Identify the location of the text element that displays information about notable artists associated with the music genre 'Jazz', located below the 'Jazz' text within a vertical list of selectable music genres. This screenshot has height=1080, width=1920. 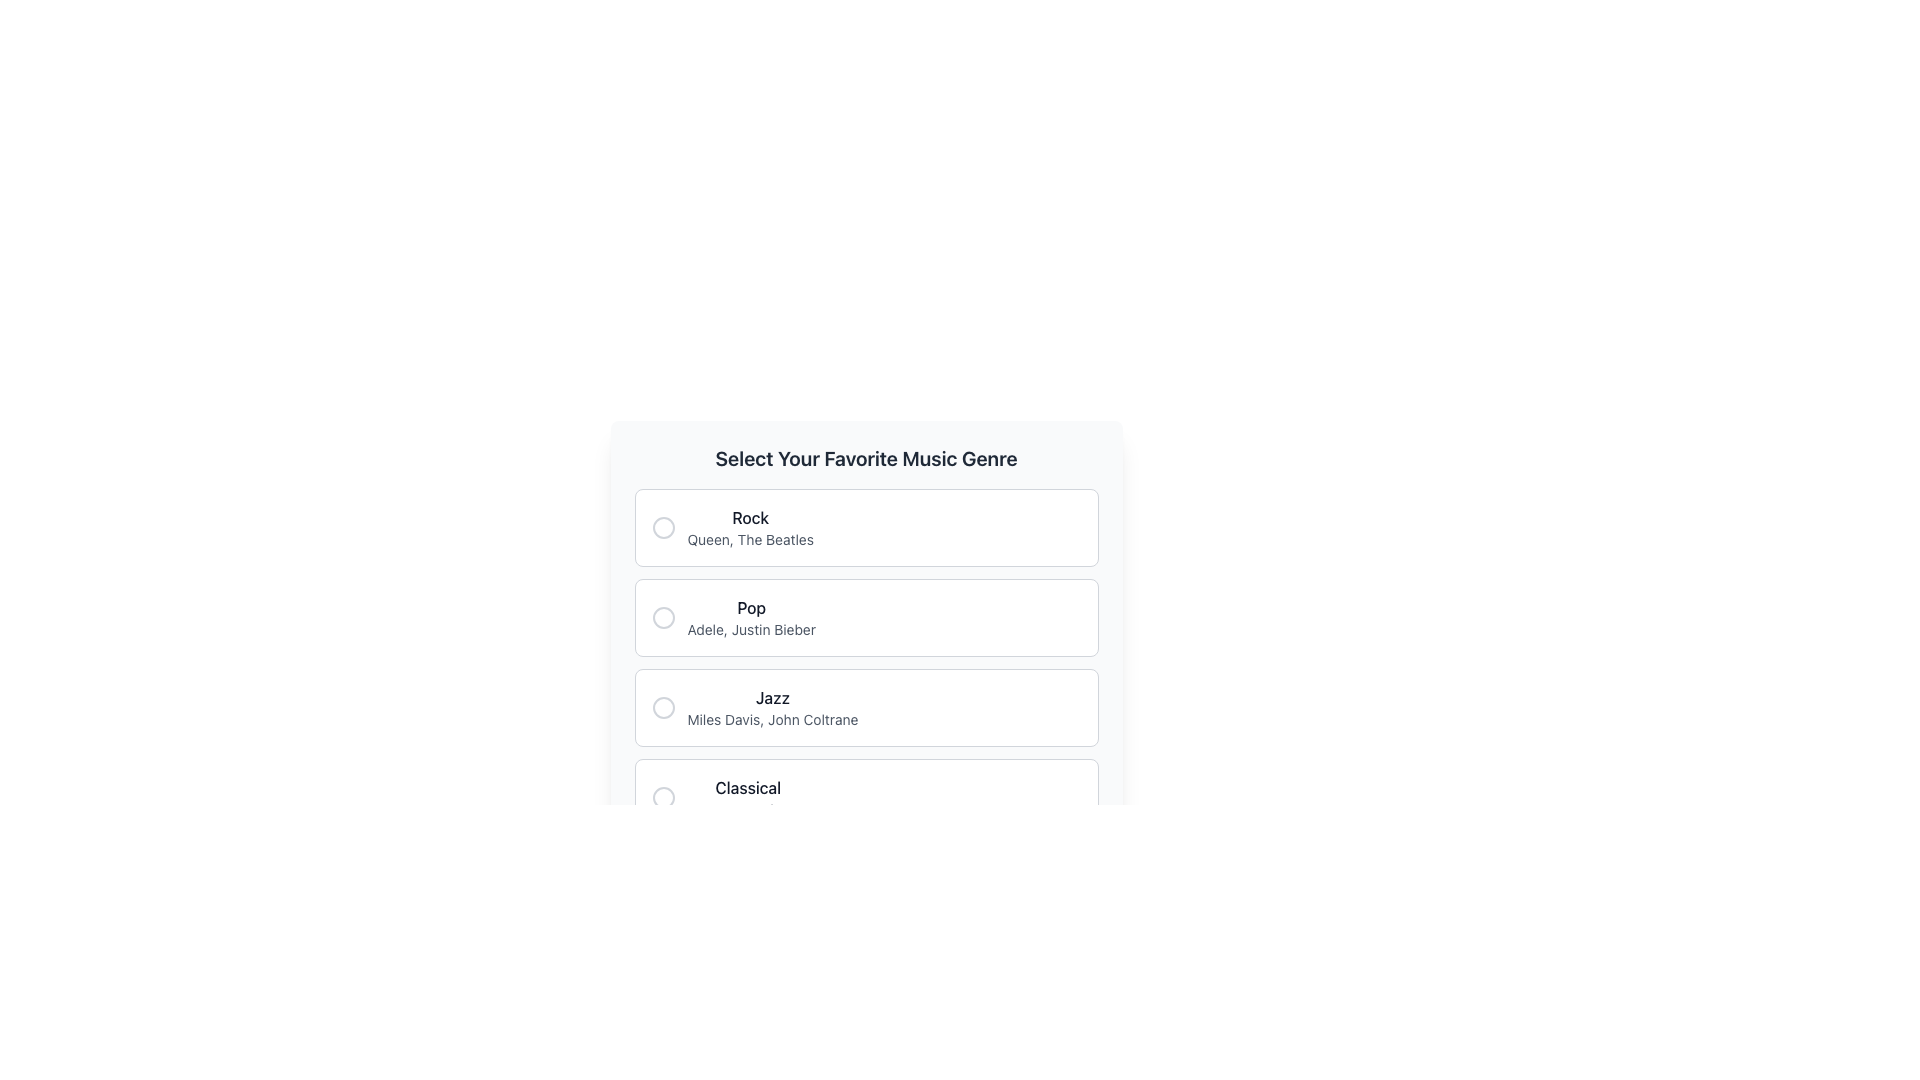
(771, 720).